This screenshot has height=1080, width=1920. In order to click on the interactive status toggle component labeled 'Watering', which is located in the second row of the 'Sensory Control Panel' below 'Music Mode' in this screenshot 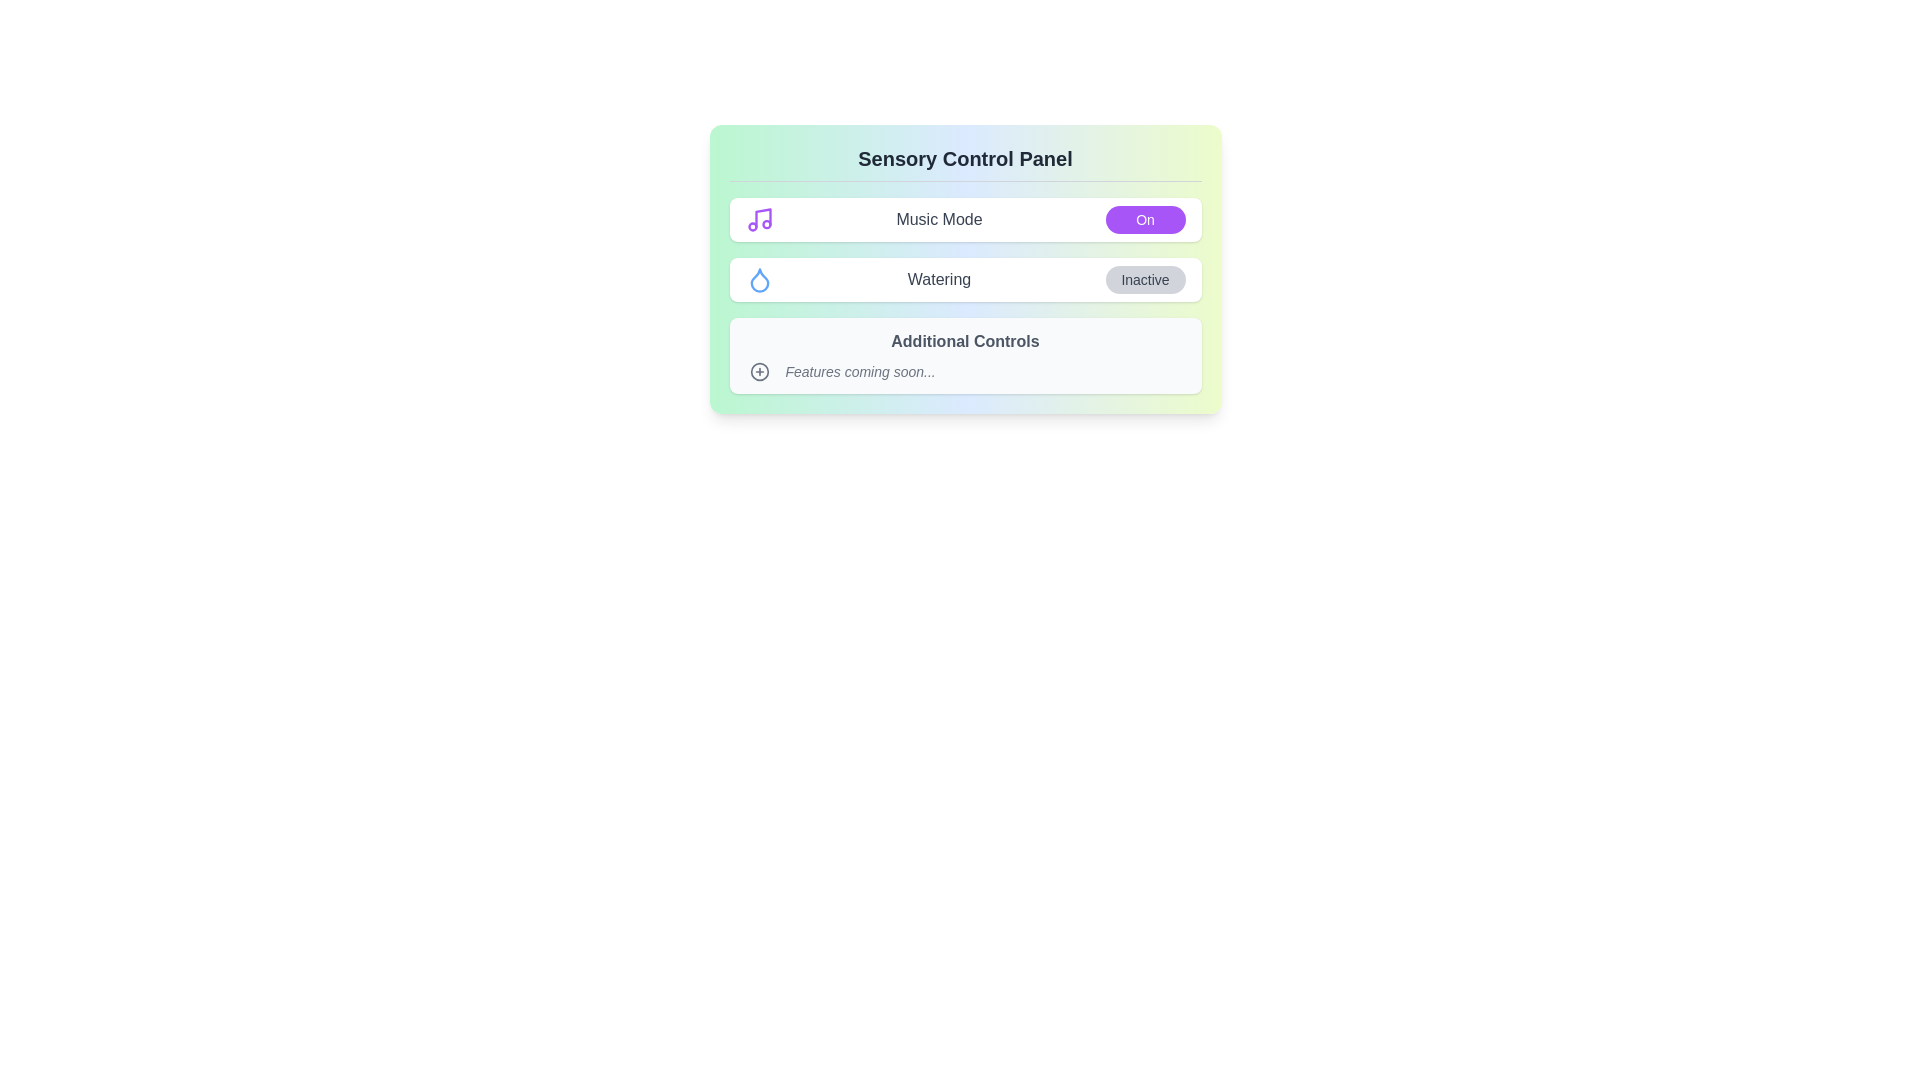, I will do `click(965, 280)`.